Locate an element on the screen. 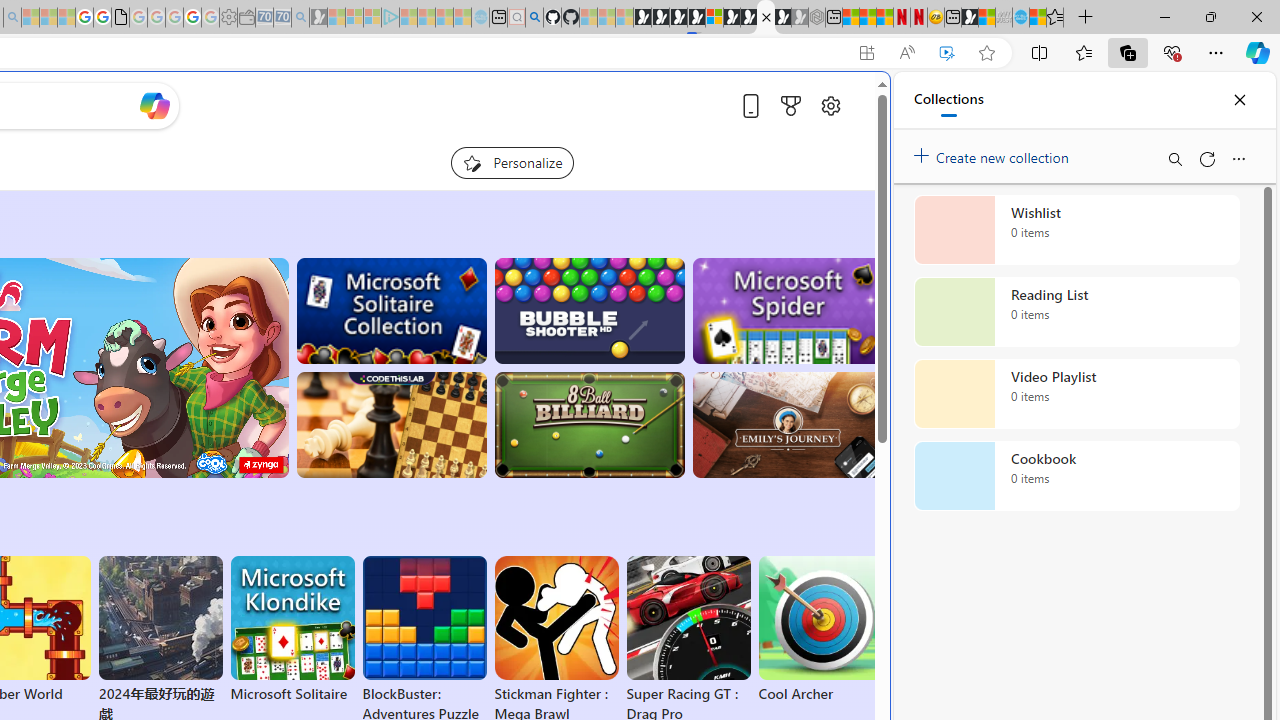  'World - MSN' is located at coordinates (986, 17).